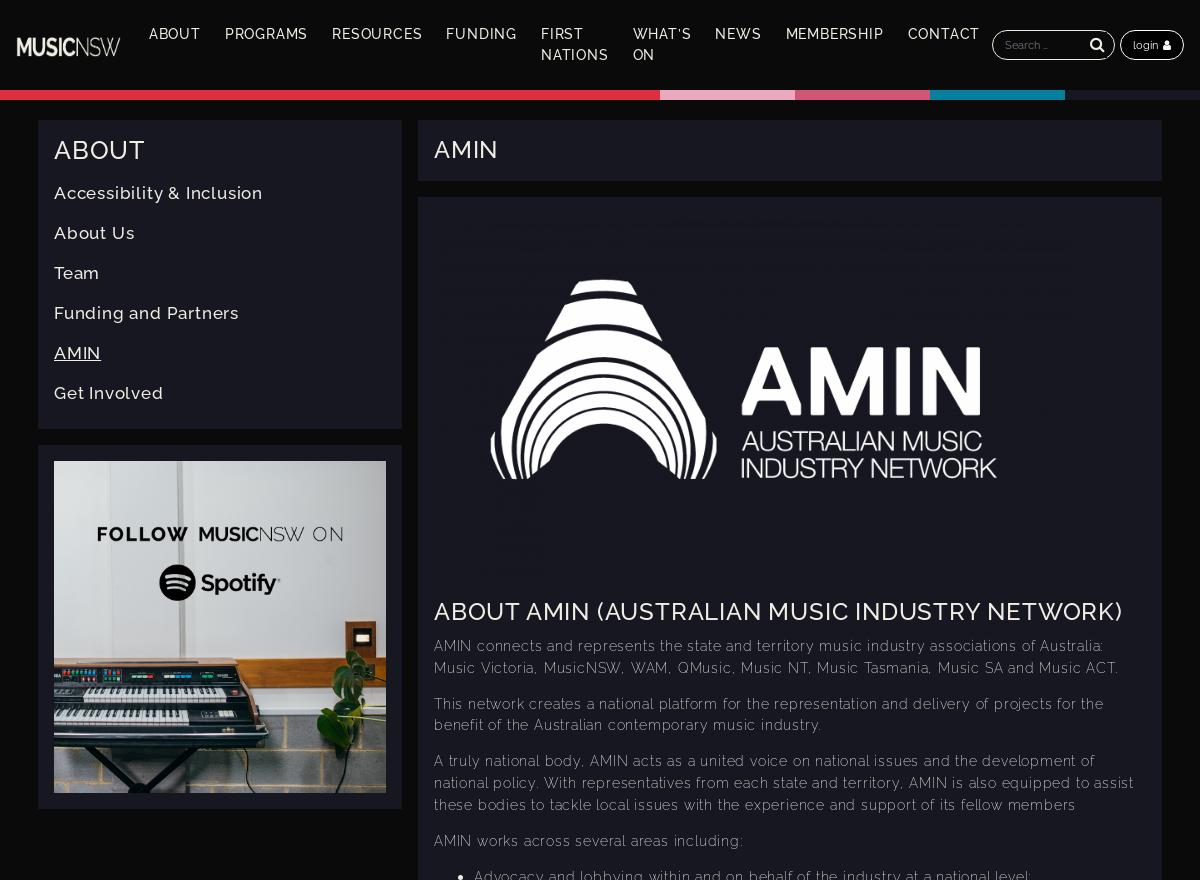 The width and height of the screenshot is (1200, 880). Describe the element at coordinates (480, 32) in the screenshot. I see `'Funding'` at that location.